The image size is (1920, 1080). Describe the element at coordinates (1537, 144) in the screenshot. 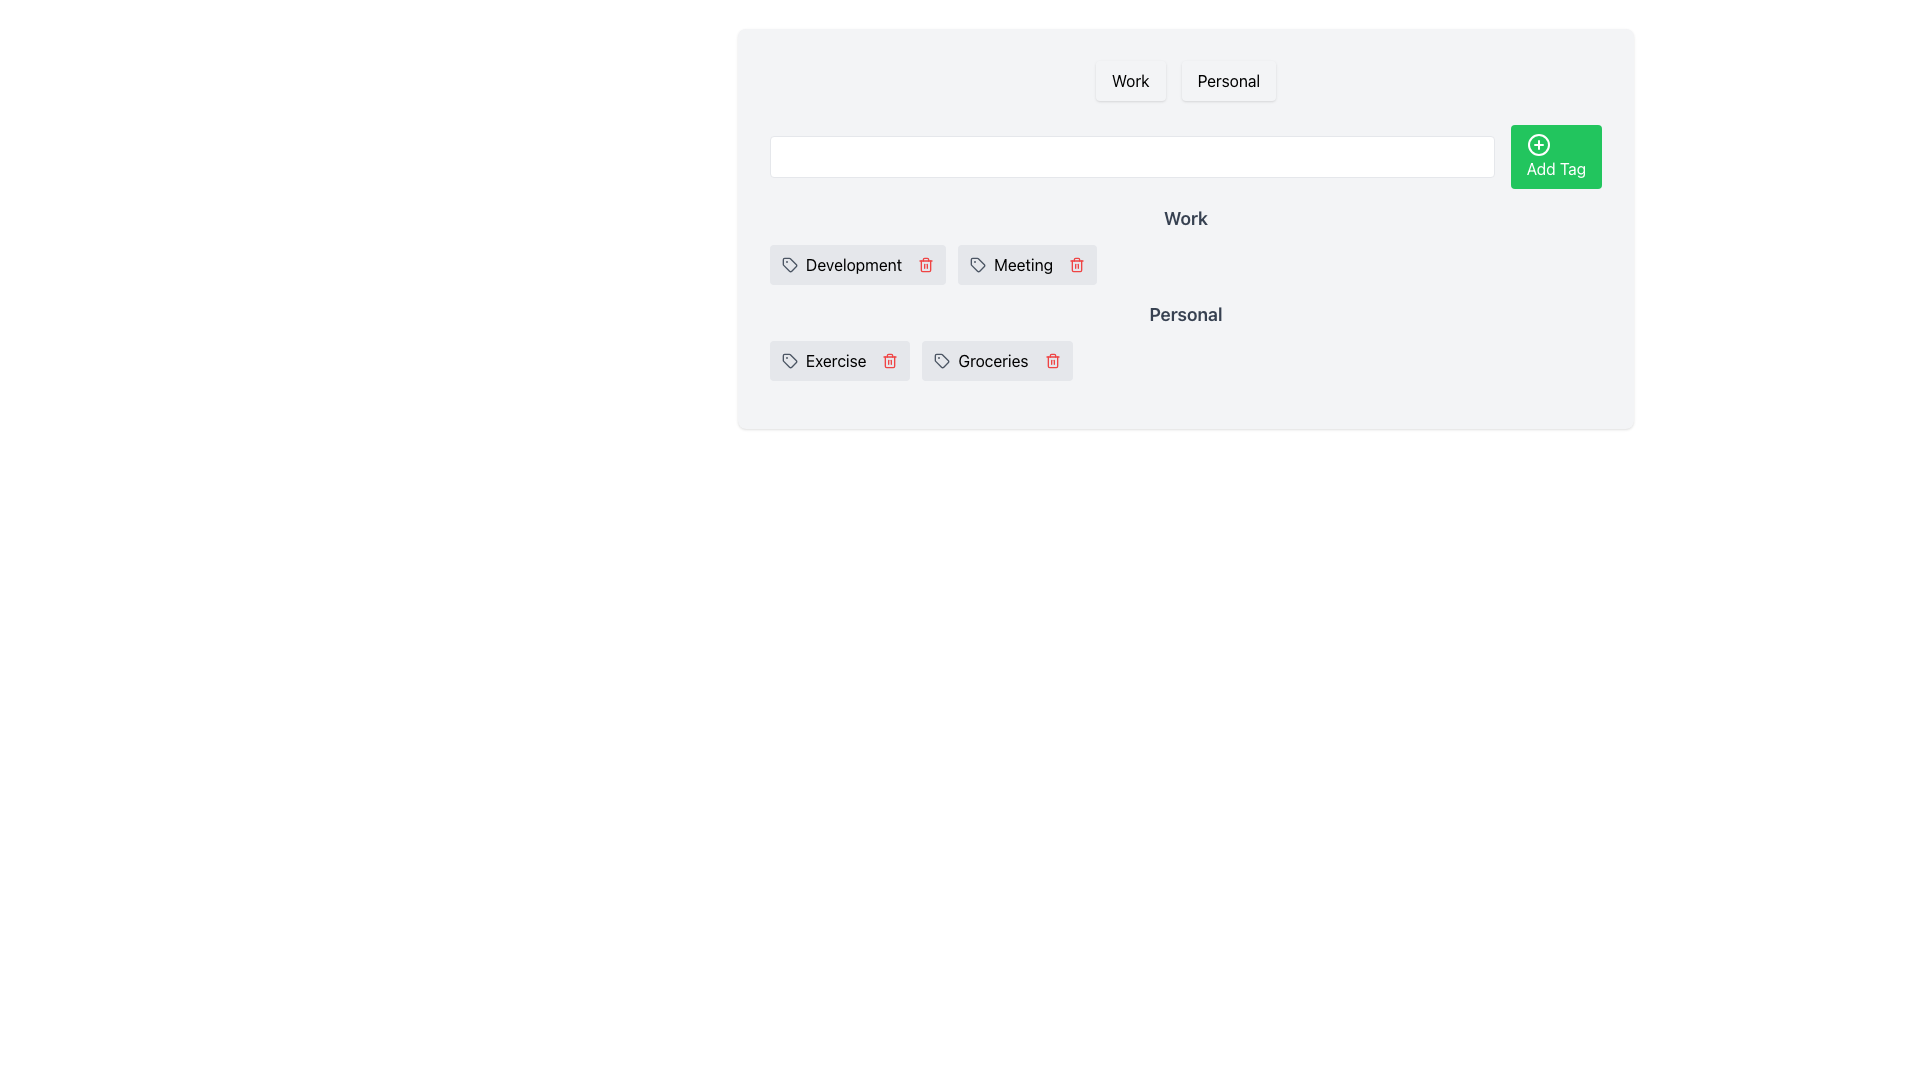

I see `the 'Add Tag' icon located within the green rectangular button for visual feedback` at that location.